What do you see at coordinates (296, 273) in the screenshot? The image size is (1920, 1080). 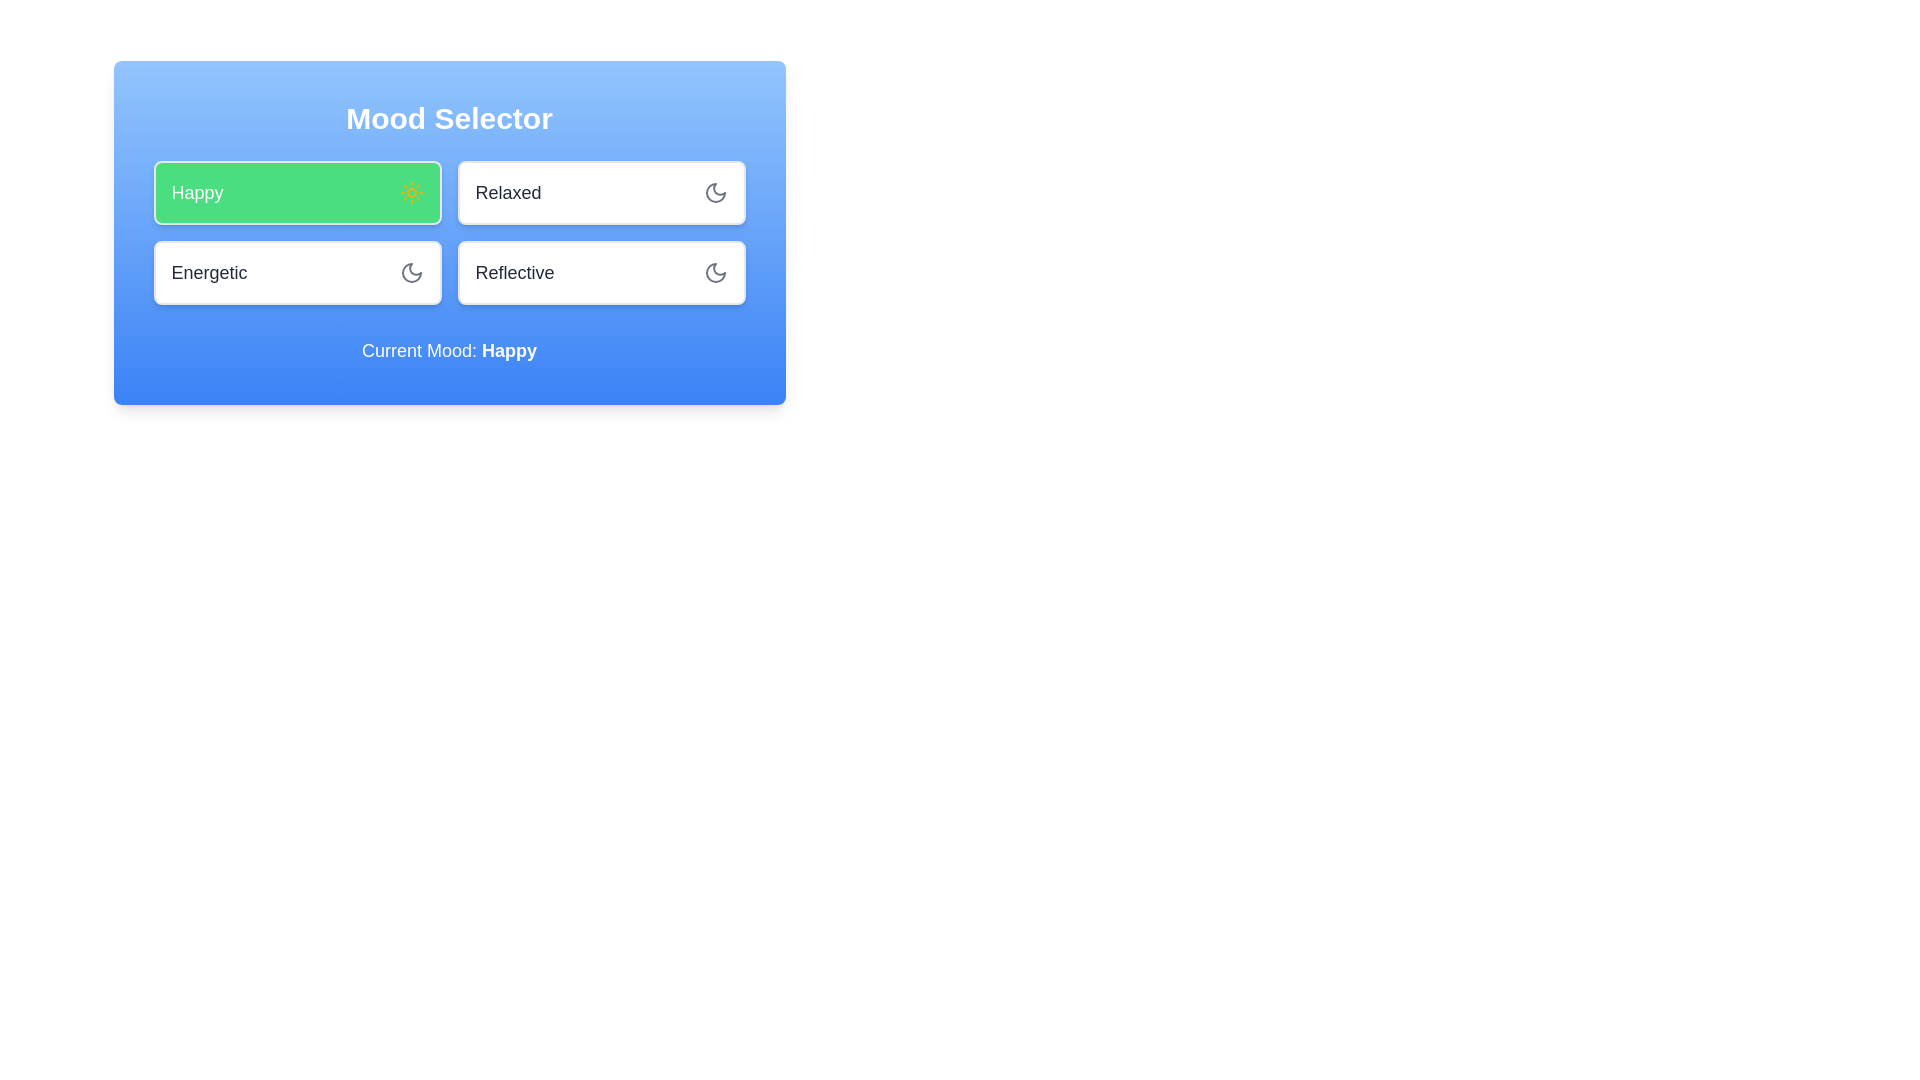 I see `the mood Energetic by clicking on its corresponding button` at bounding box center [296, 273].